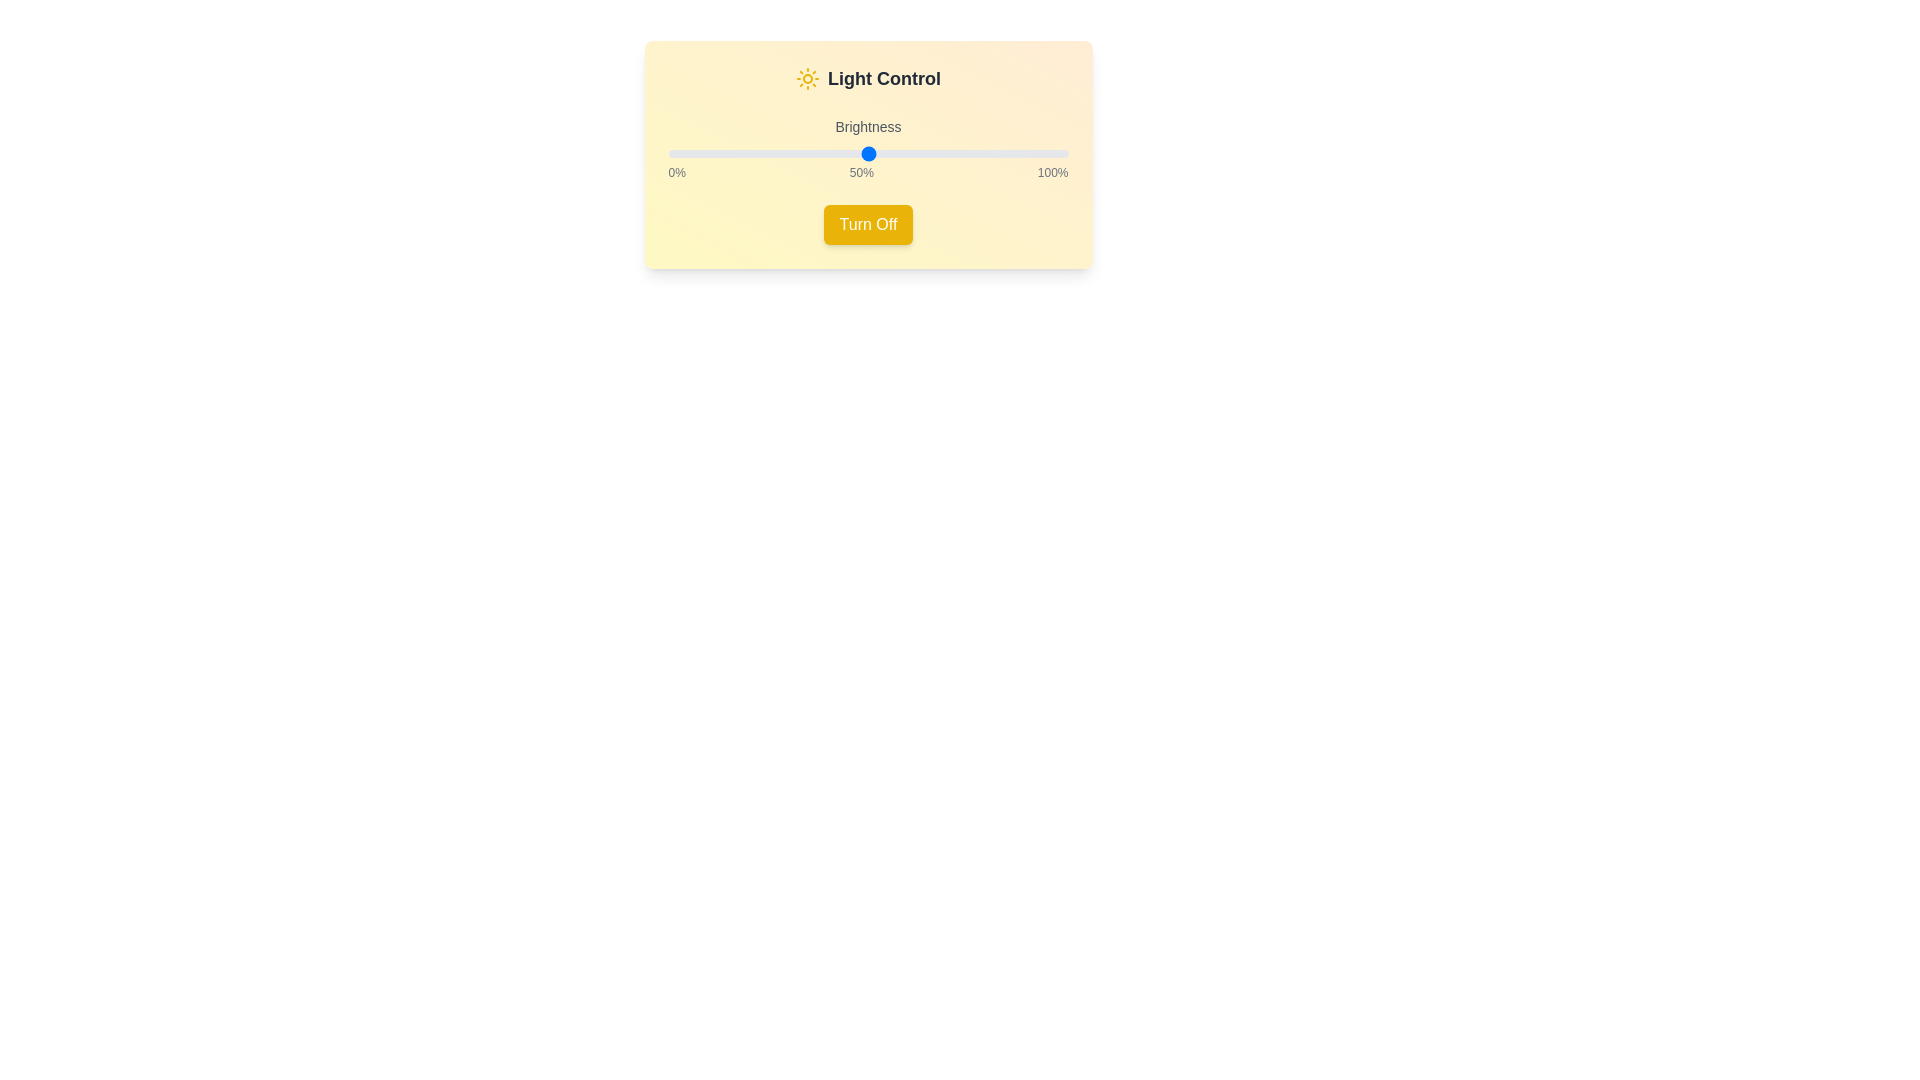 The height and width of the screenshot is (1080, 1920). What do you see at coordinates (1052, 172) in the screenshot?
I see `the static text label displaying '100%' which is the rightmost among its siblings ('0%', '50%') in a horizontal layout beneath the slider component in the light control settings card` at bounding box center [1052, 172].